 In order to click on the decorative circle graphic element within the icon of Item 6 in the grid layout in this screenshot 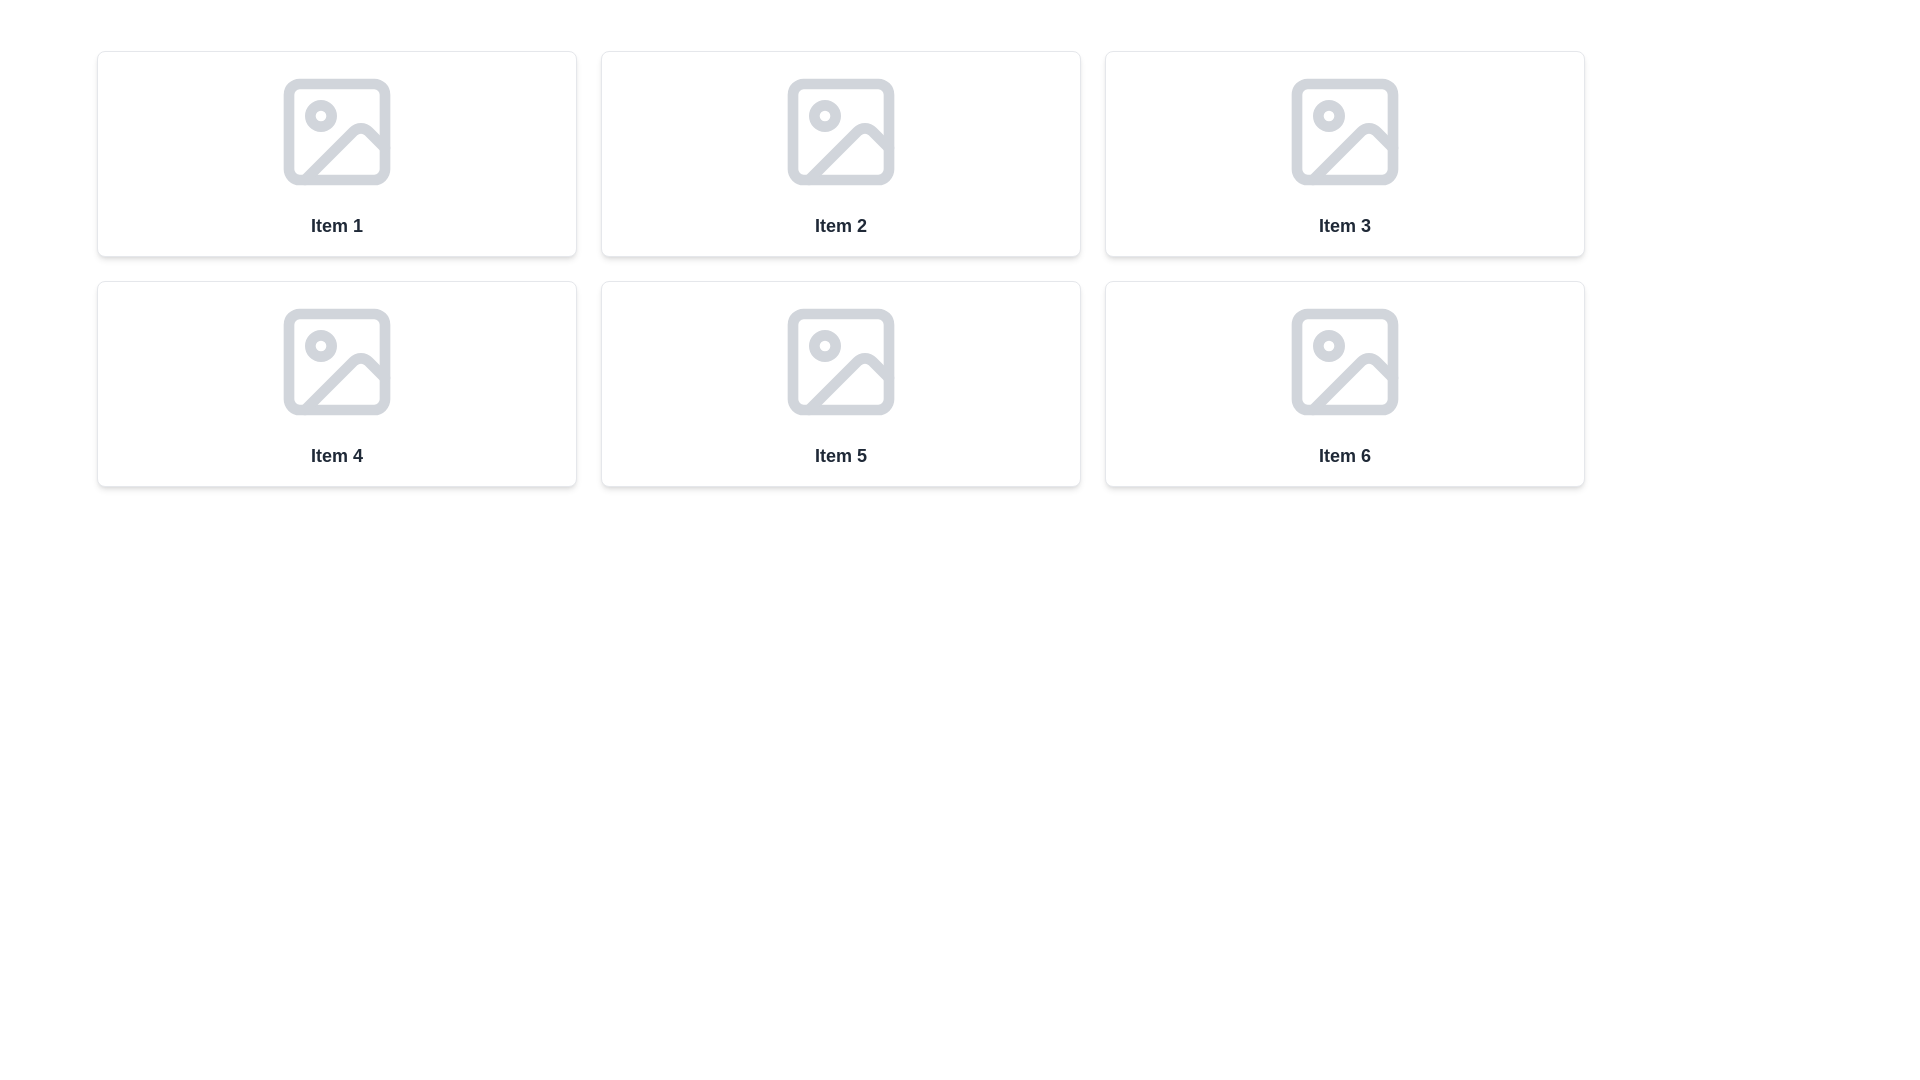, I will do `click(1329, 345)`.